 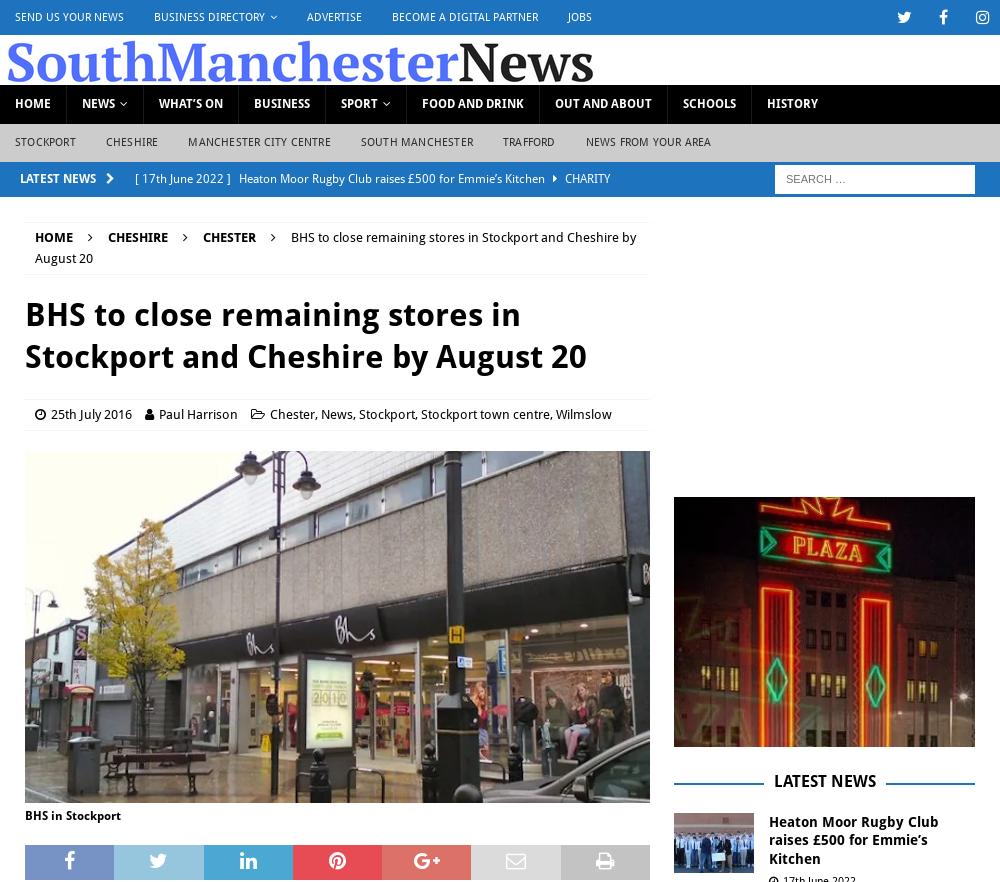 What do you see at coordinates (237, 347) in the screenshot?
I see `'Kids’ media club reaches 1,000 ‘mini reporters’ since launch'` at bounding box center [237, 347].